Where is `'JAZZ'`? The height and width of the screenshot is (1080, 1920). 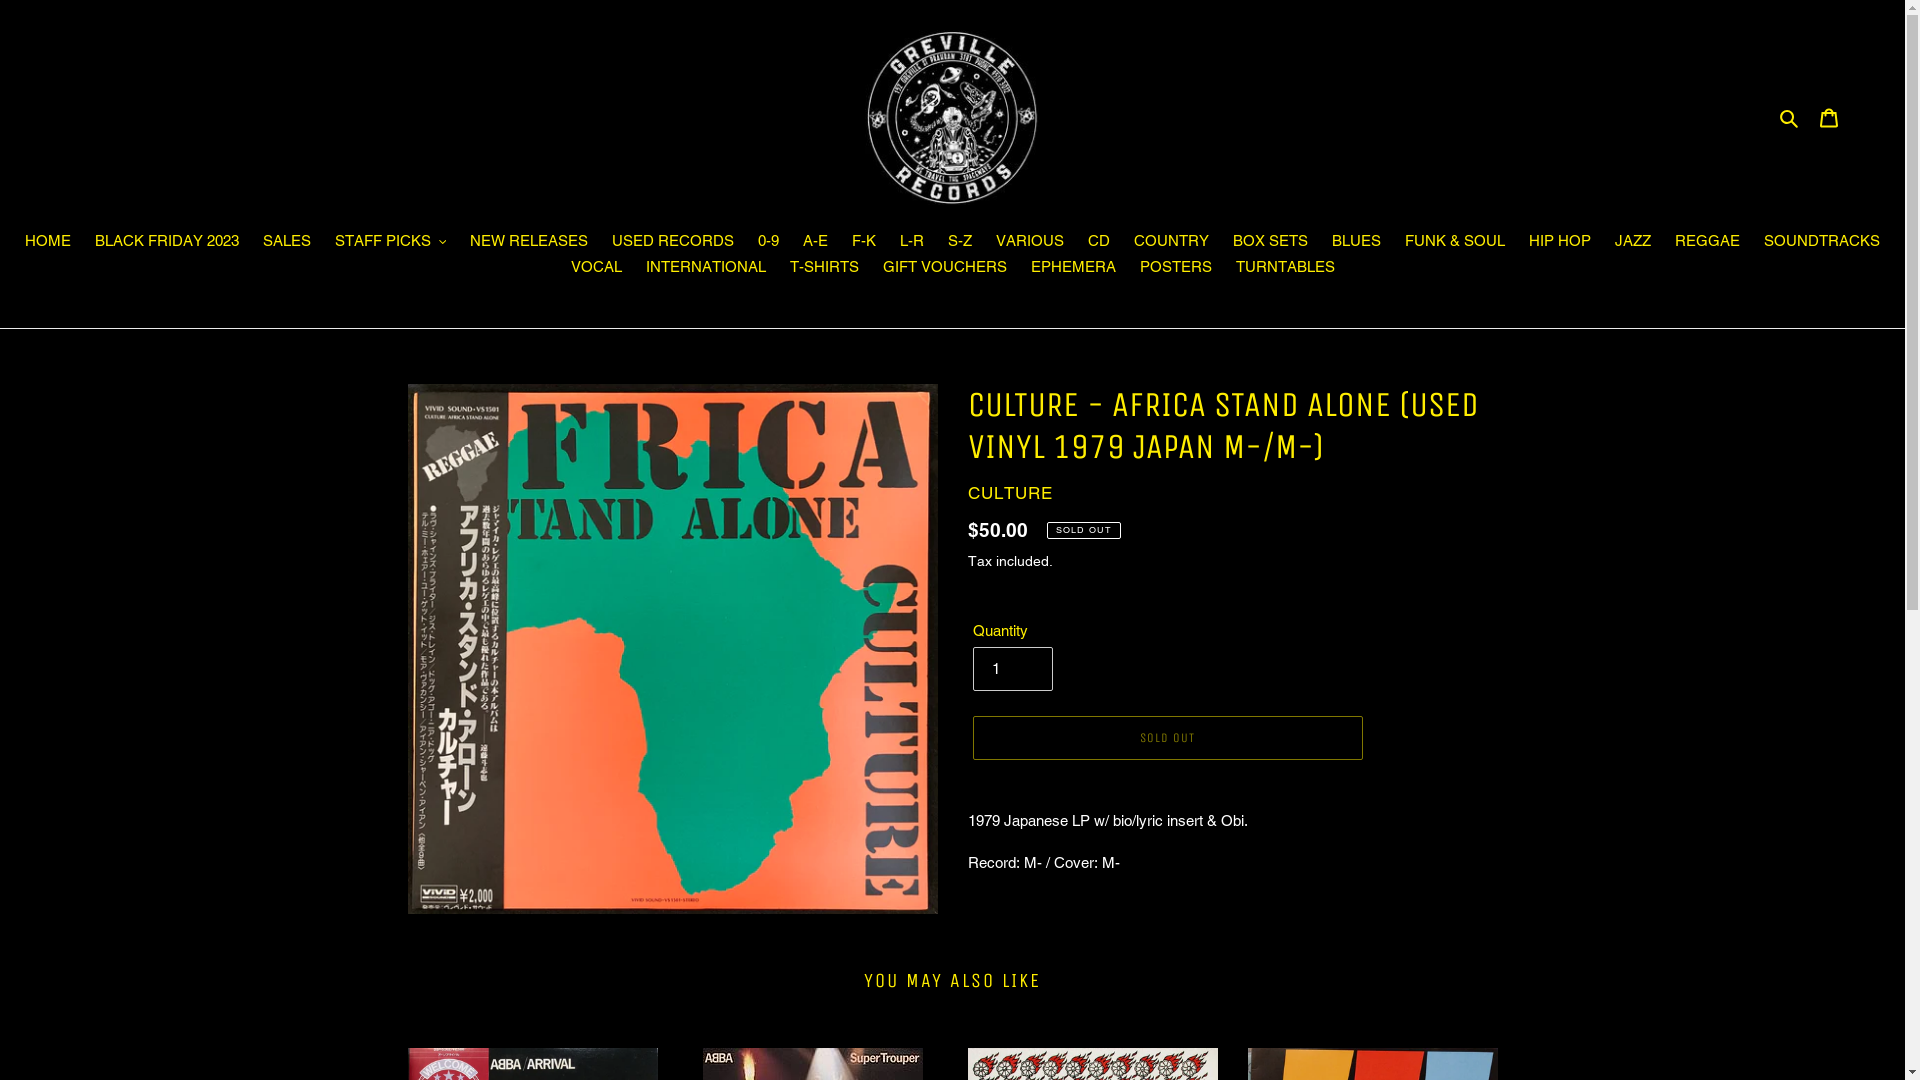 'JAZZ' is located at coordinates (1632, 242).